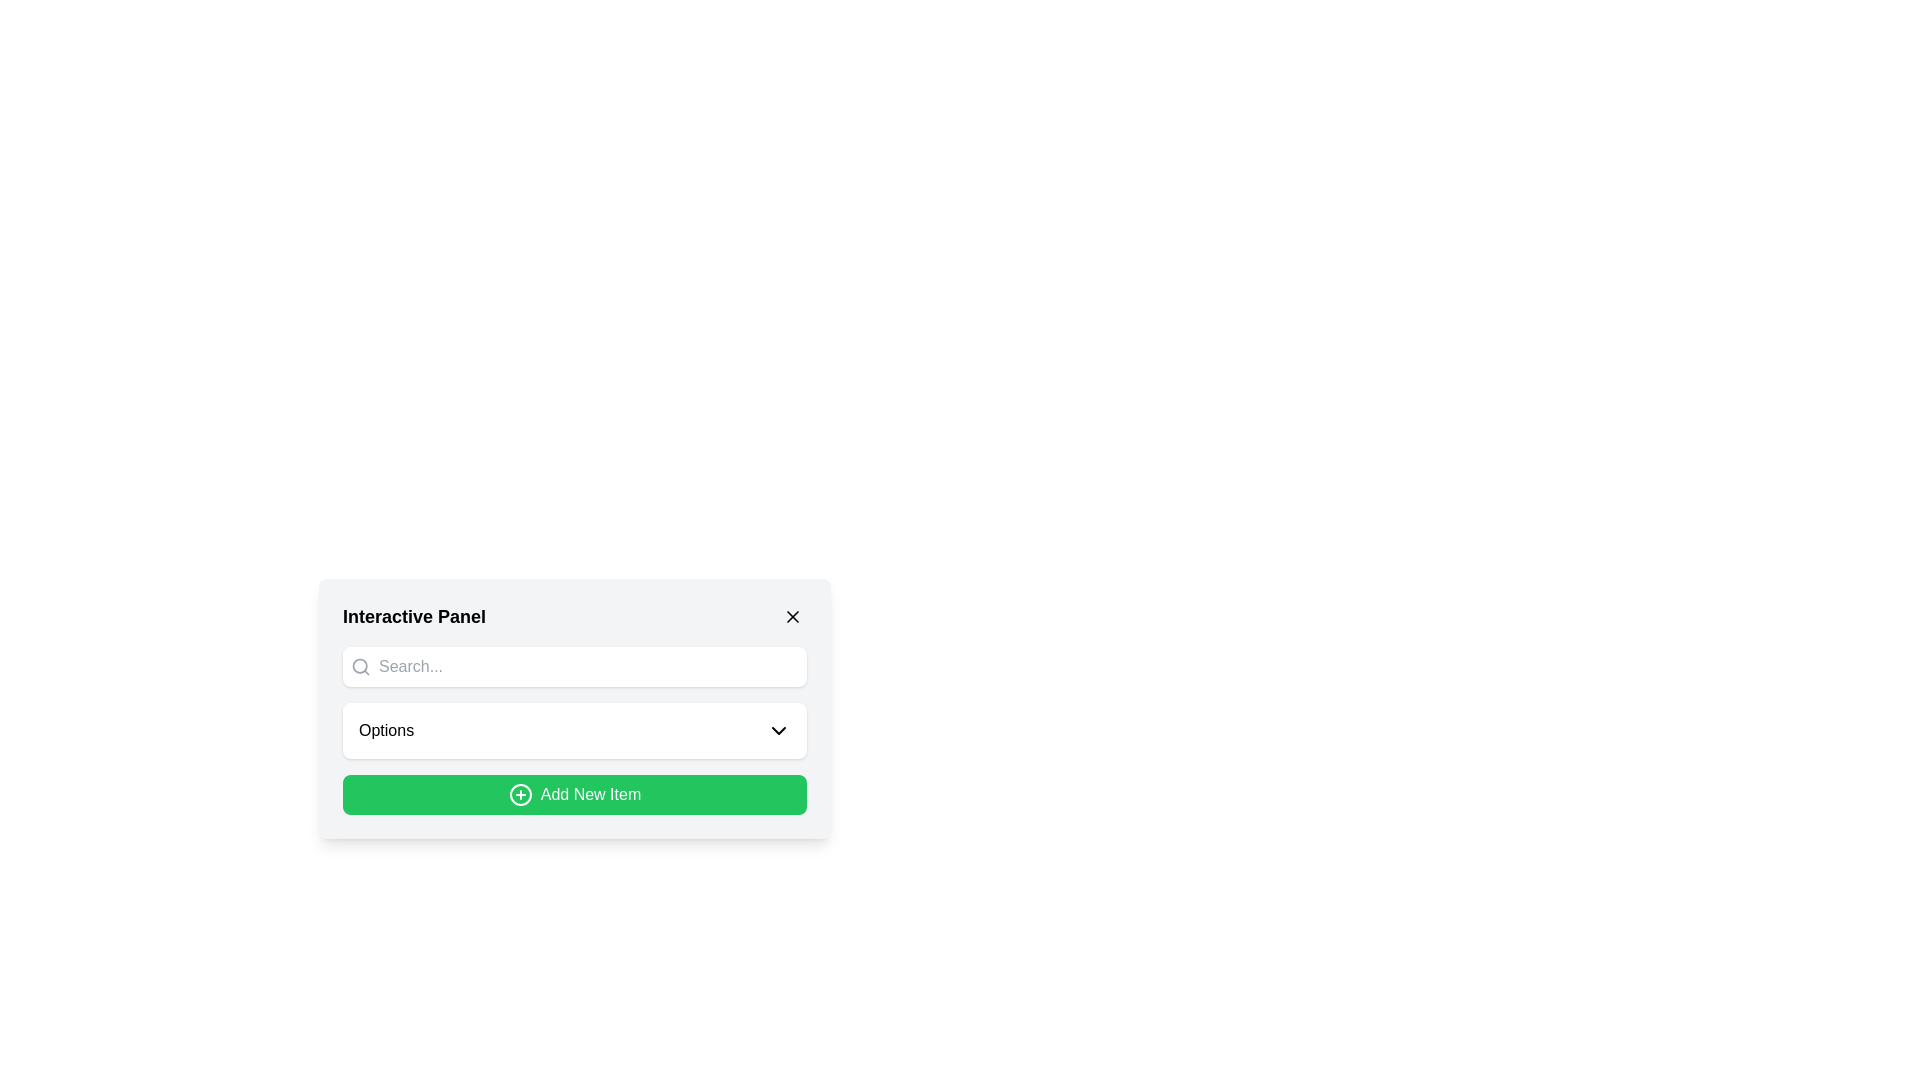 The height and width of the screenshot is (1080, 1920). Describe the element at coordinates (574, 731) in the screenshot. I see `the Dropdown menu labeled 'Options'` at that location.